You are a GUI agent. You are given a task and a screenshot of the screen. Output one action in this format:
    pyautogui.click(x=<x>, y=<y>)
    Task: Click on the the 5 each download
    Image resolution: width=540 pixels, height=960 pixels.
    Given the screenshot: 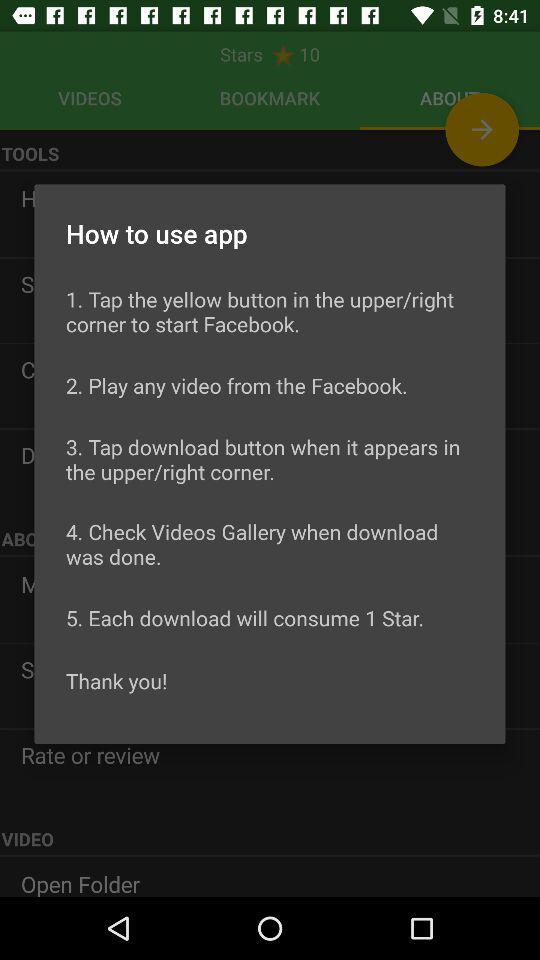 What is the action you would take?
    pyautogui.click(x=245, y=616)
    